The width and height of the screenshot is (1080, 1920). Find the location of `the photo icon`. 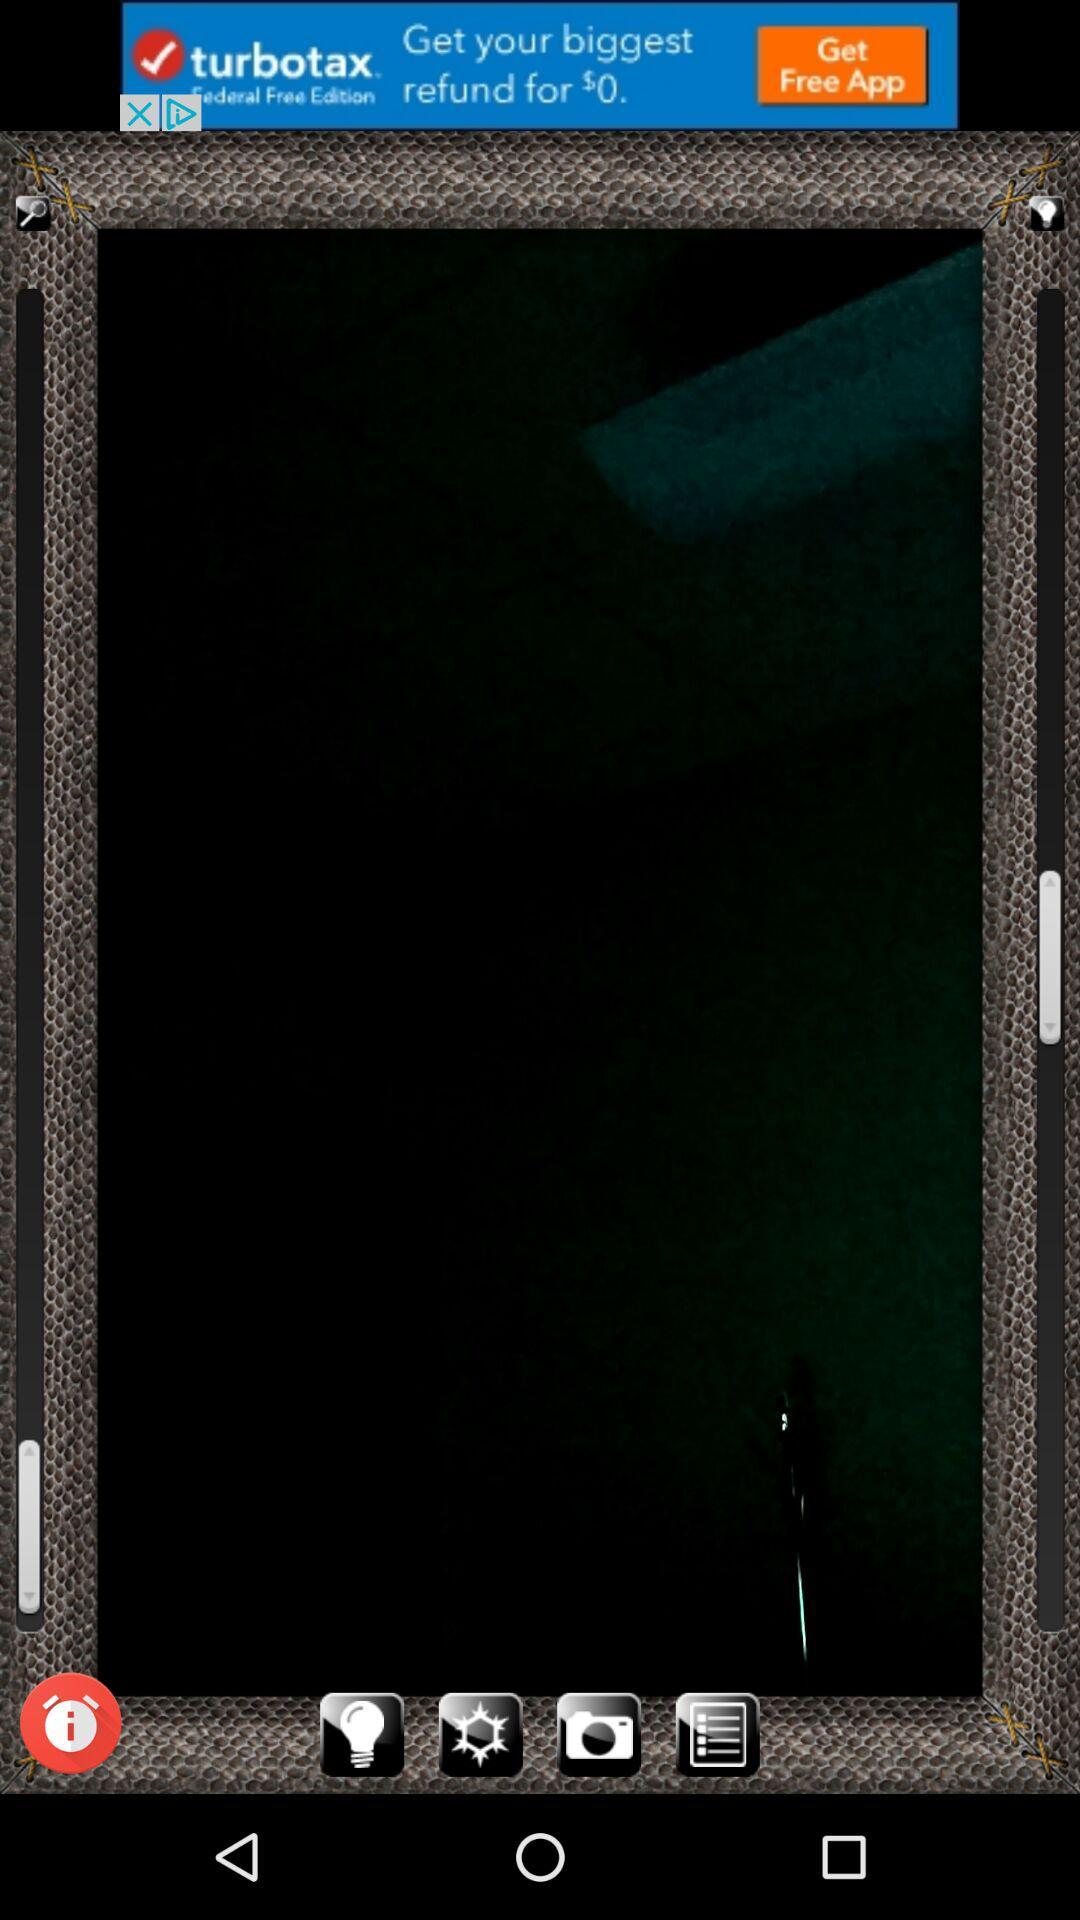

the photo icon is located at coordinates (598, 1855).